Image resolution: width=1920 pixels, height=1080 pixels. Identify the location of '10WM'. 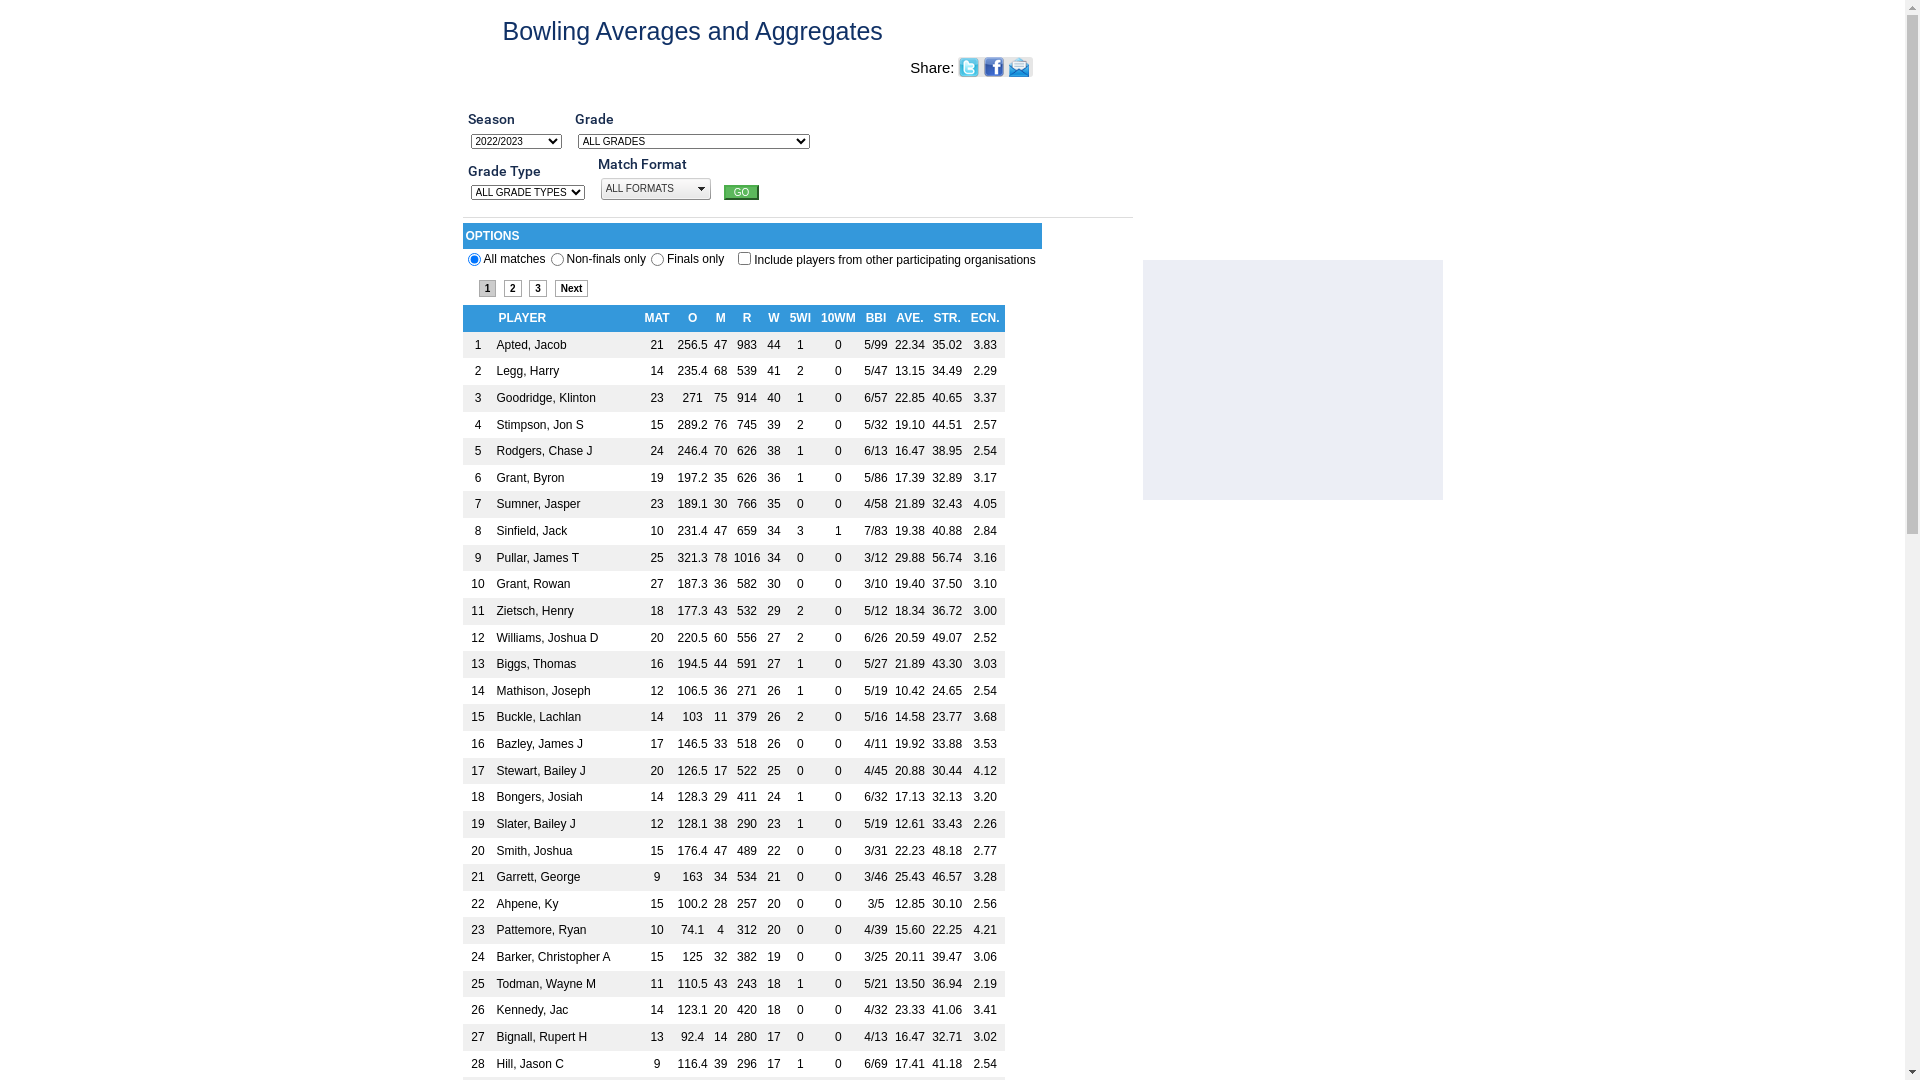
(838, 316).